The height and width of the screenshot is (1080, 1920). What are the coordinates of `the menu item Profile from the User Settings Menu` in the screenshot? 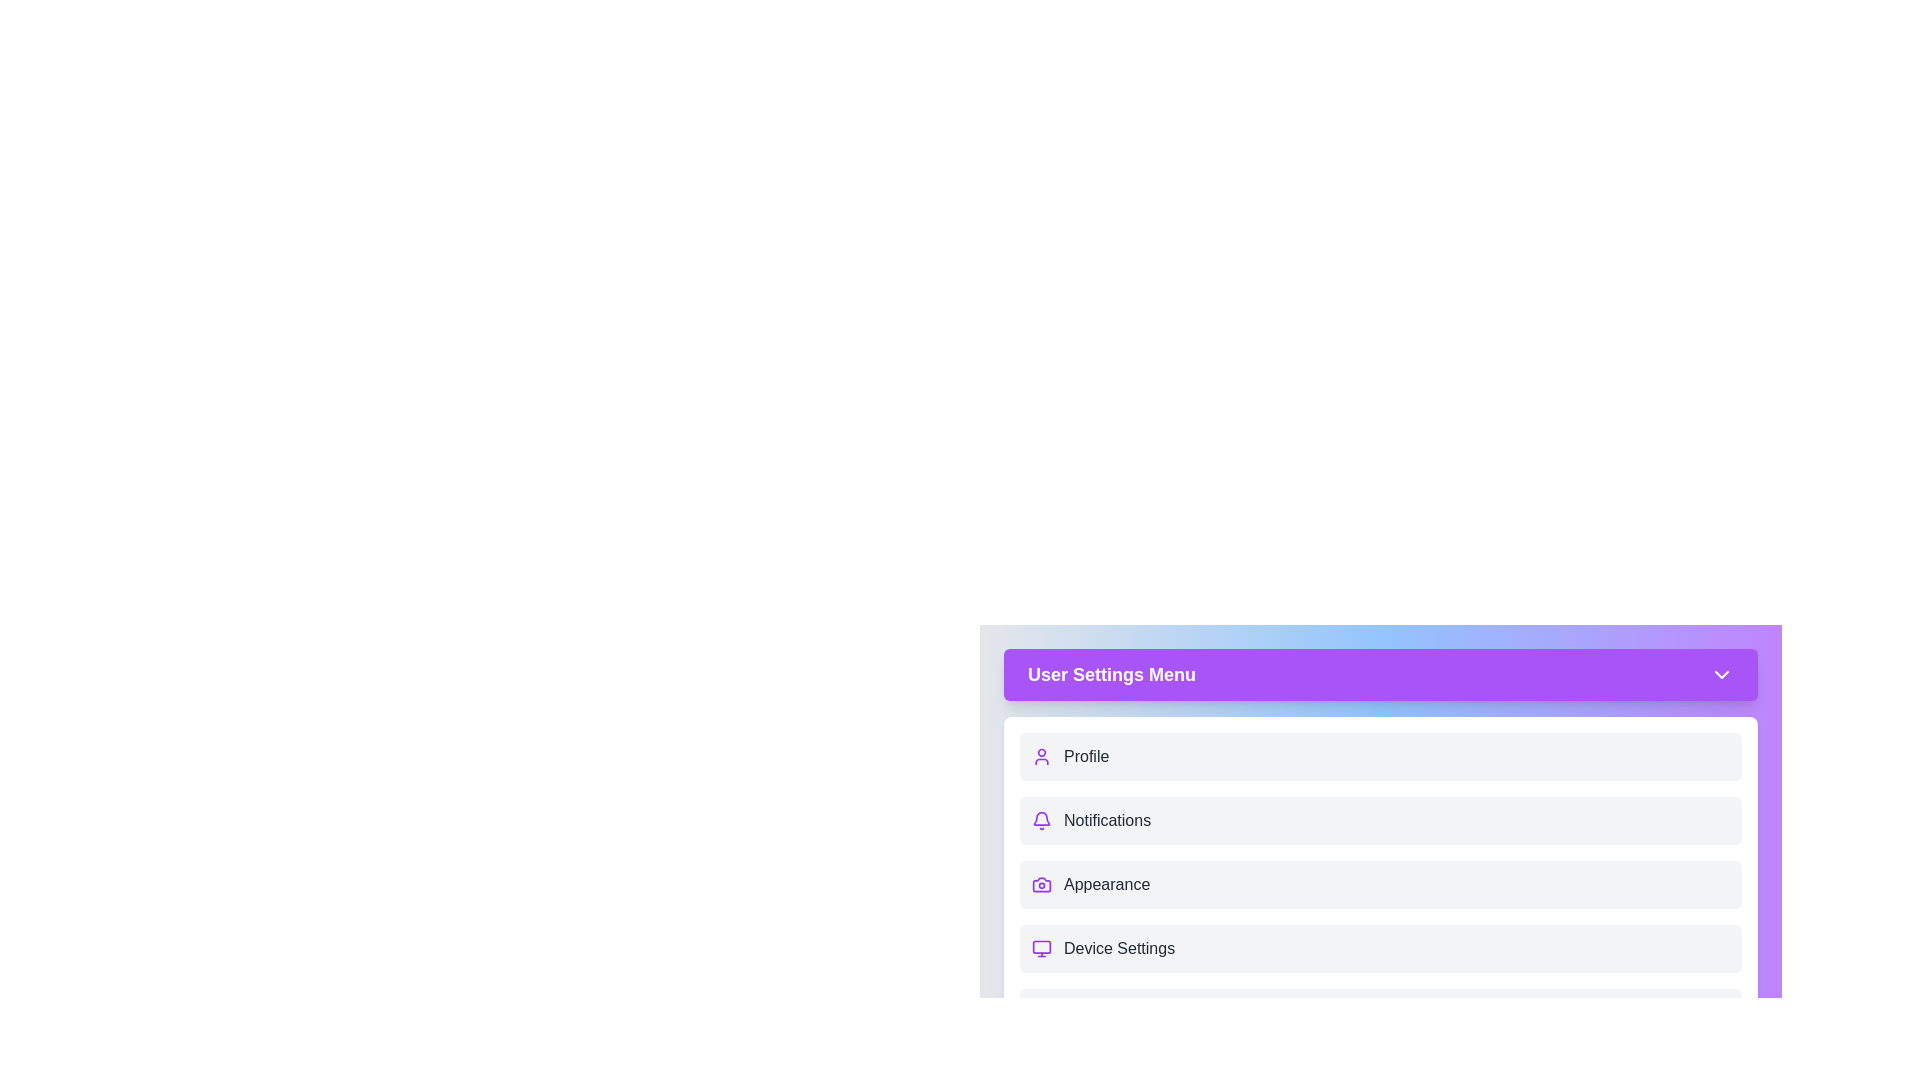 It's located at (1380, 756).